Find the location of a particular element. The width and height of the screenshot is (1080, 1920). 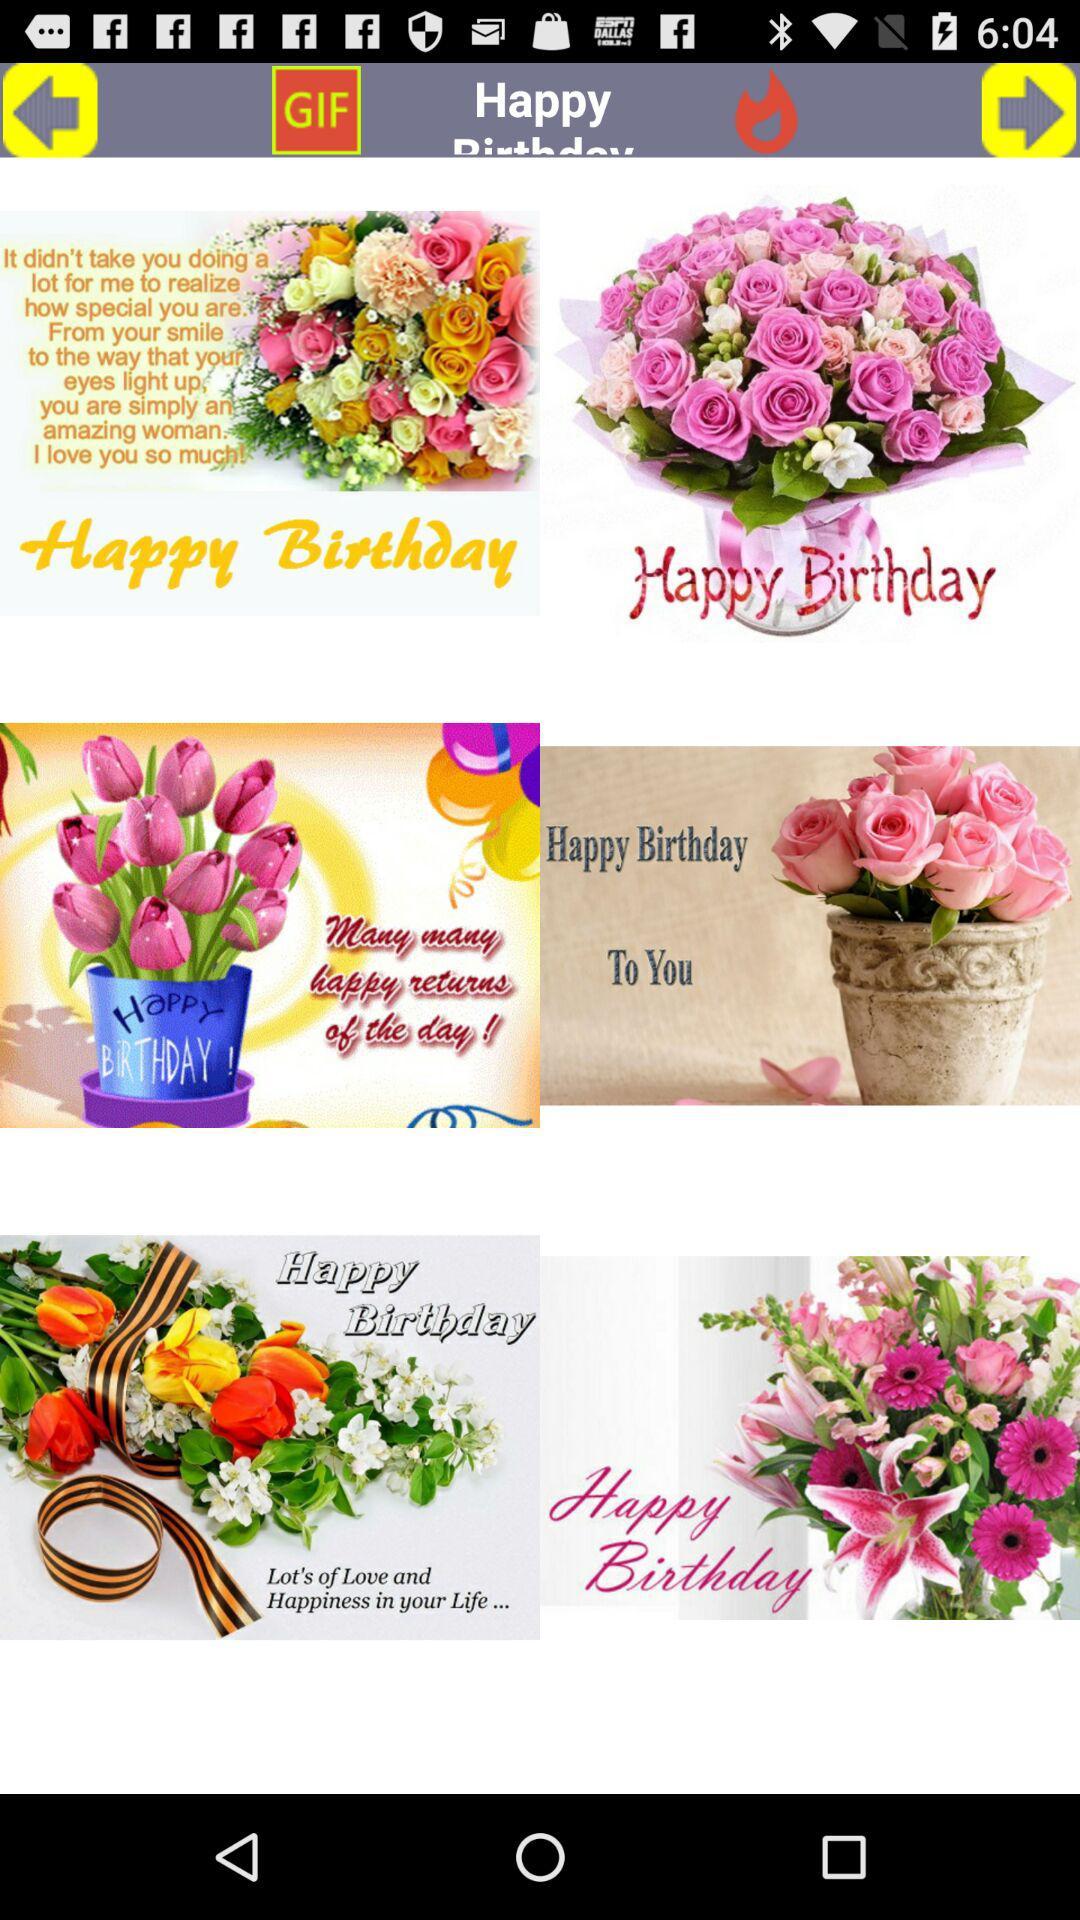

insert sticker is located at coordinates (270, 412).